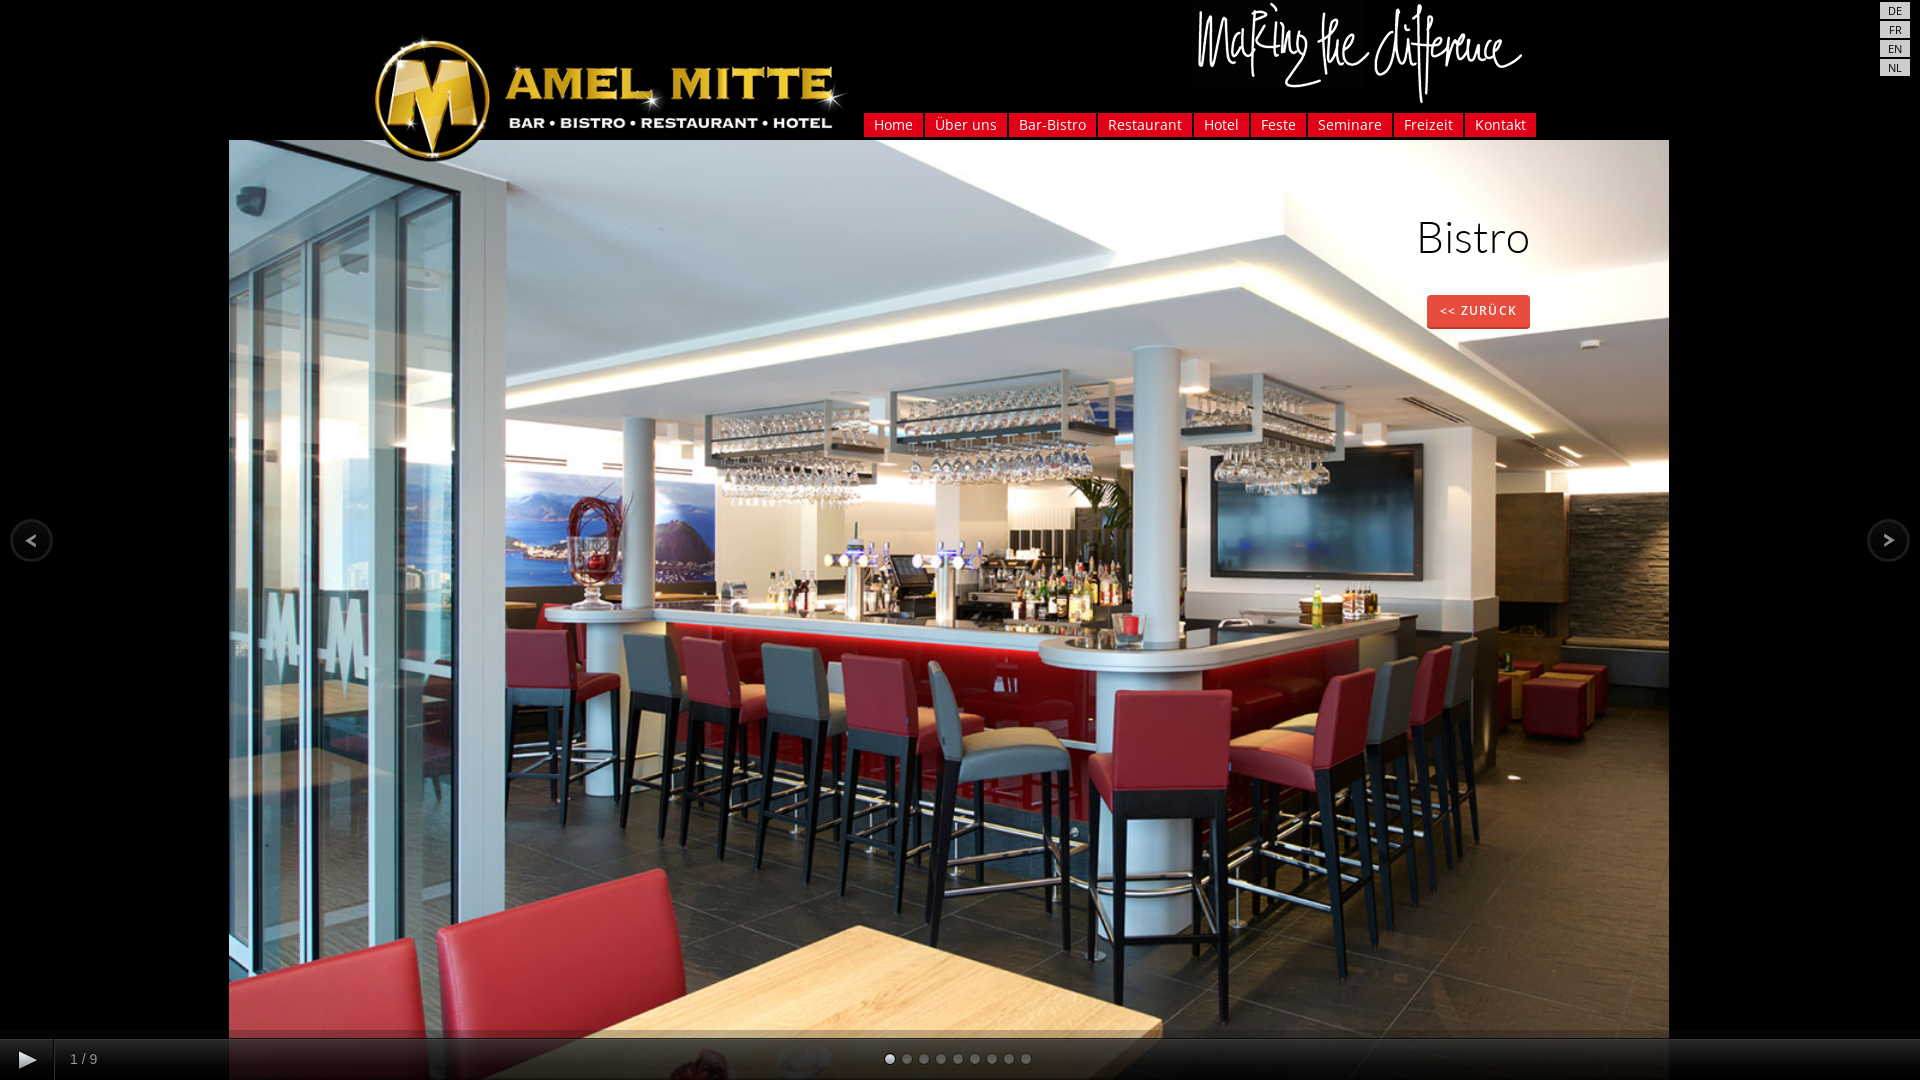  Describe the element at coordinates (864, 124) in the screenshot. I see `'Home'` at that location.